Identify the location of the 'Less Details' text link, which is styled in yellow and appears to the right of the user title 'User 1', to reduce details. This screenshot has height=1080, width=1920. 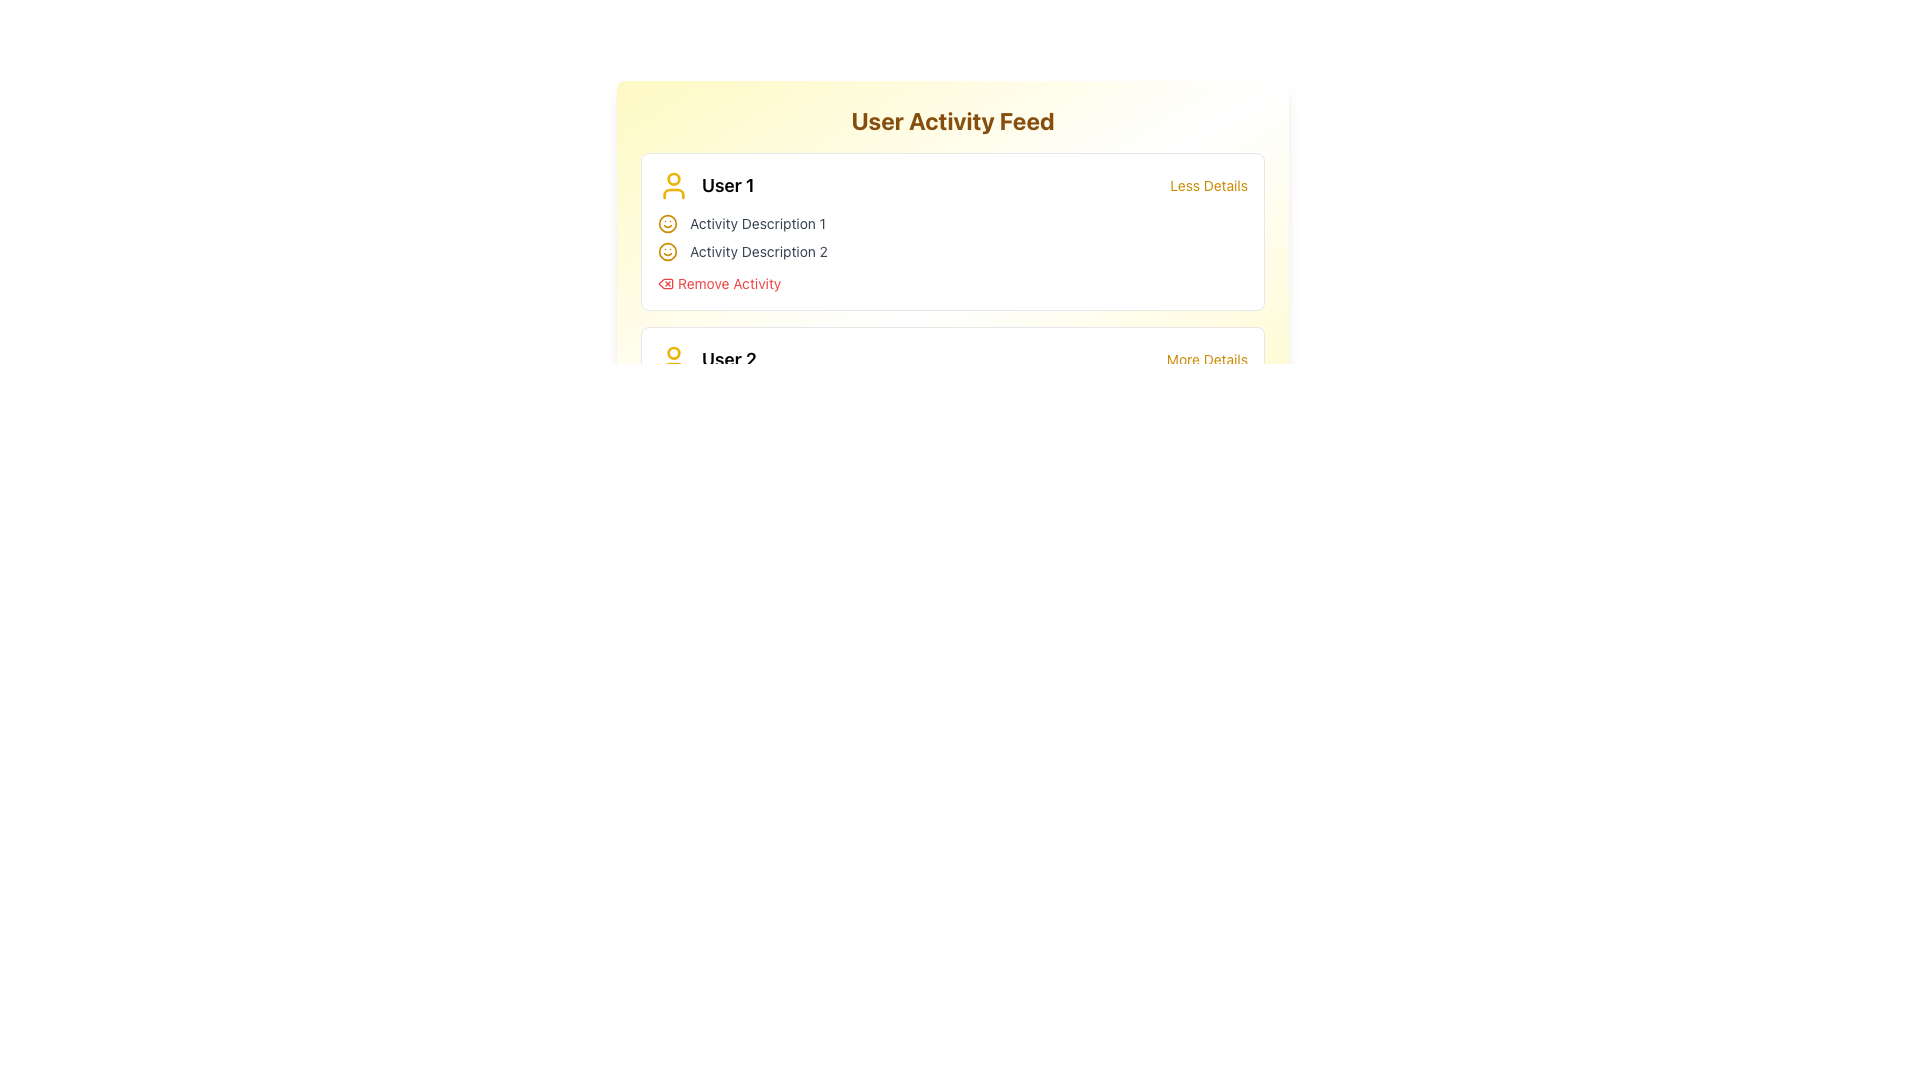
(1208, 185).